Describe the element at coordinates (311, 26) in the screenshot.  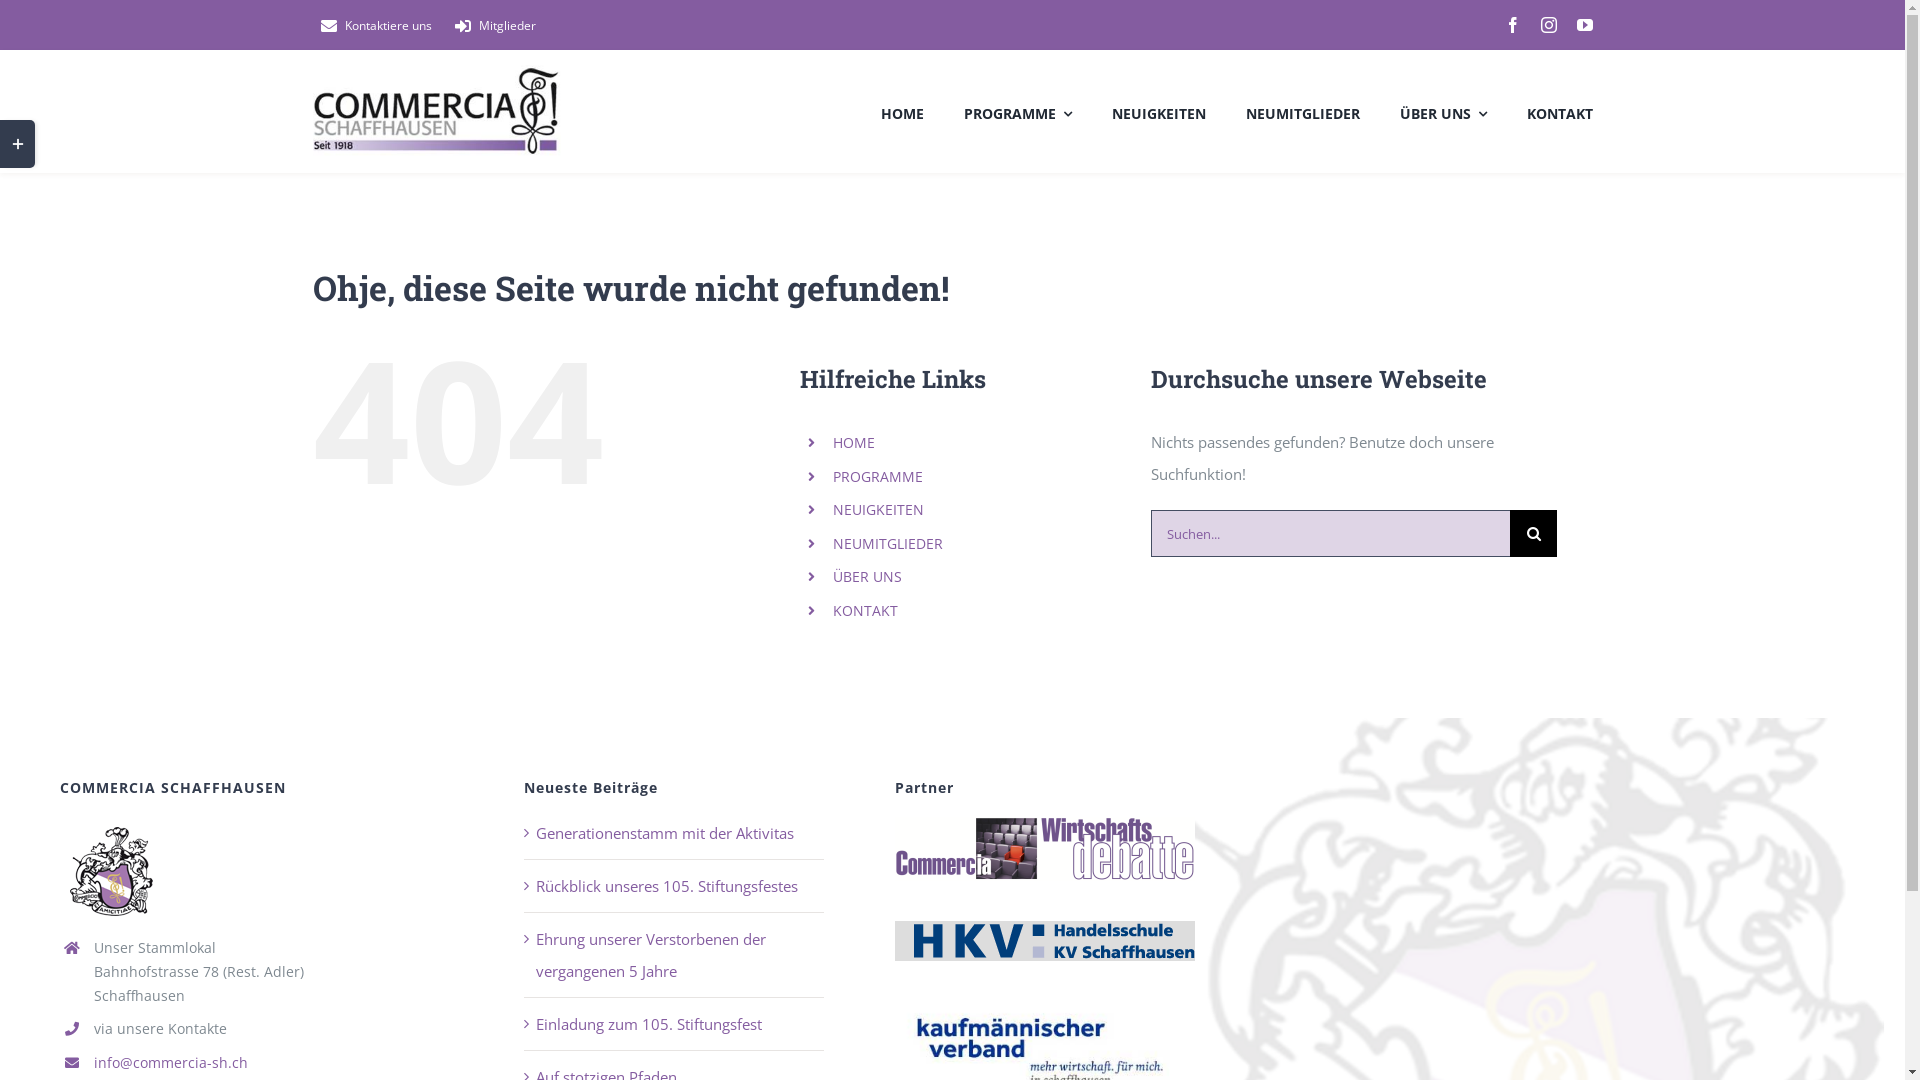
I see `'Kontaktiere uns'` at that location.